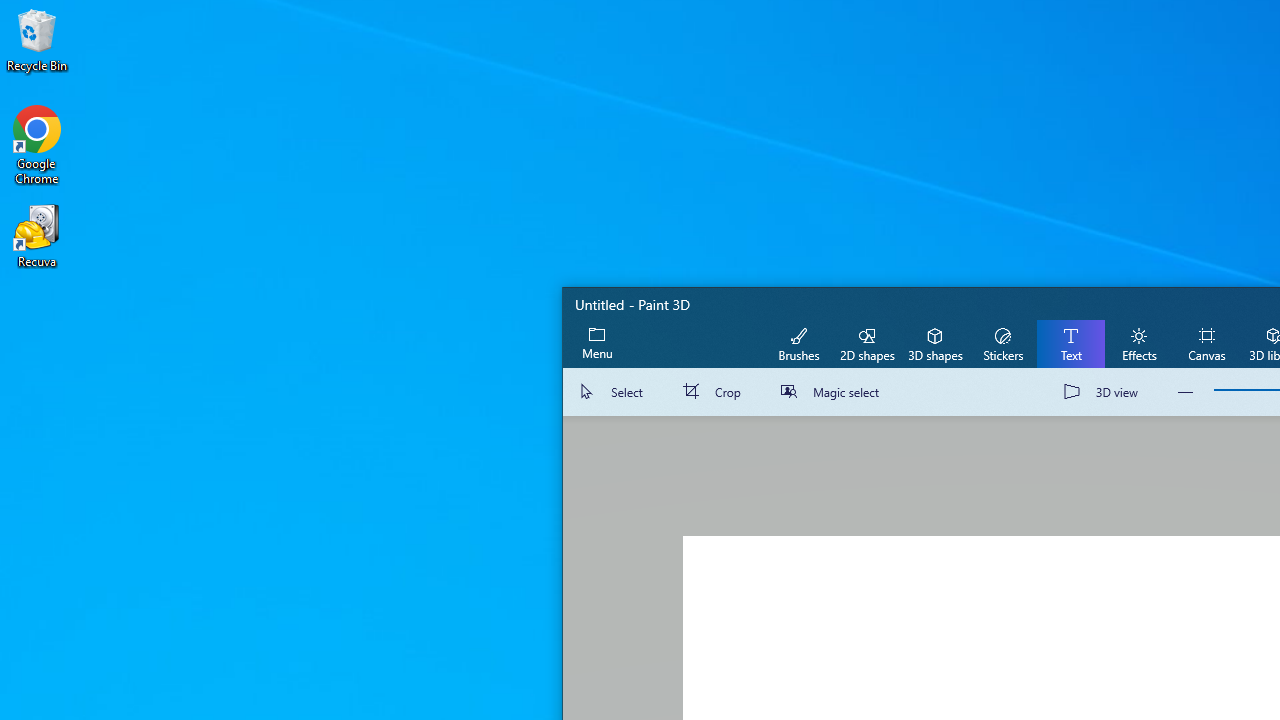  I want to click on 'Zoom out', so click(1185, 392).